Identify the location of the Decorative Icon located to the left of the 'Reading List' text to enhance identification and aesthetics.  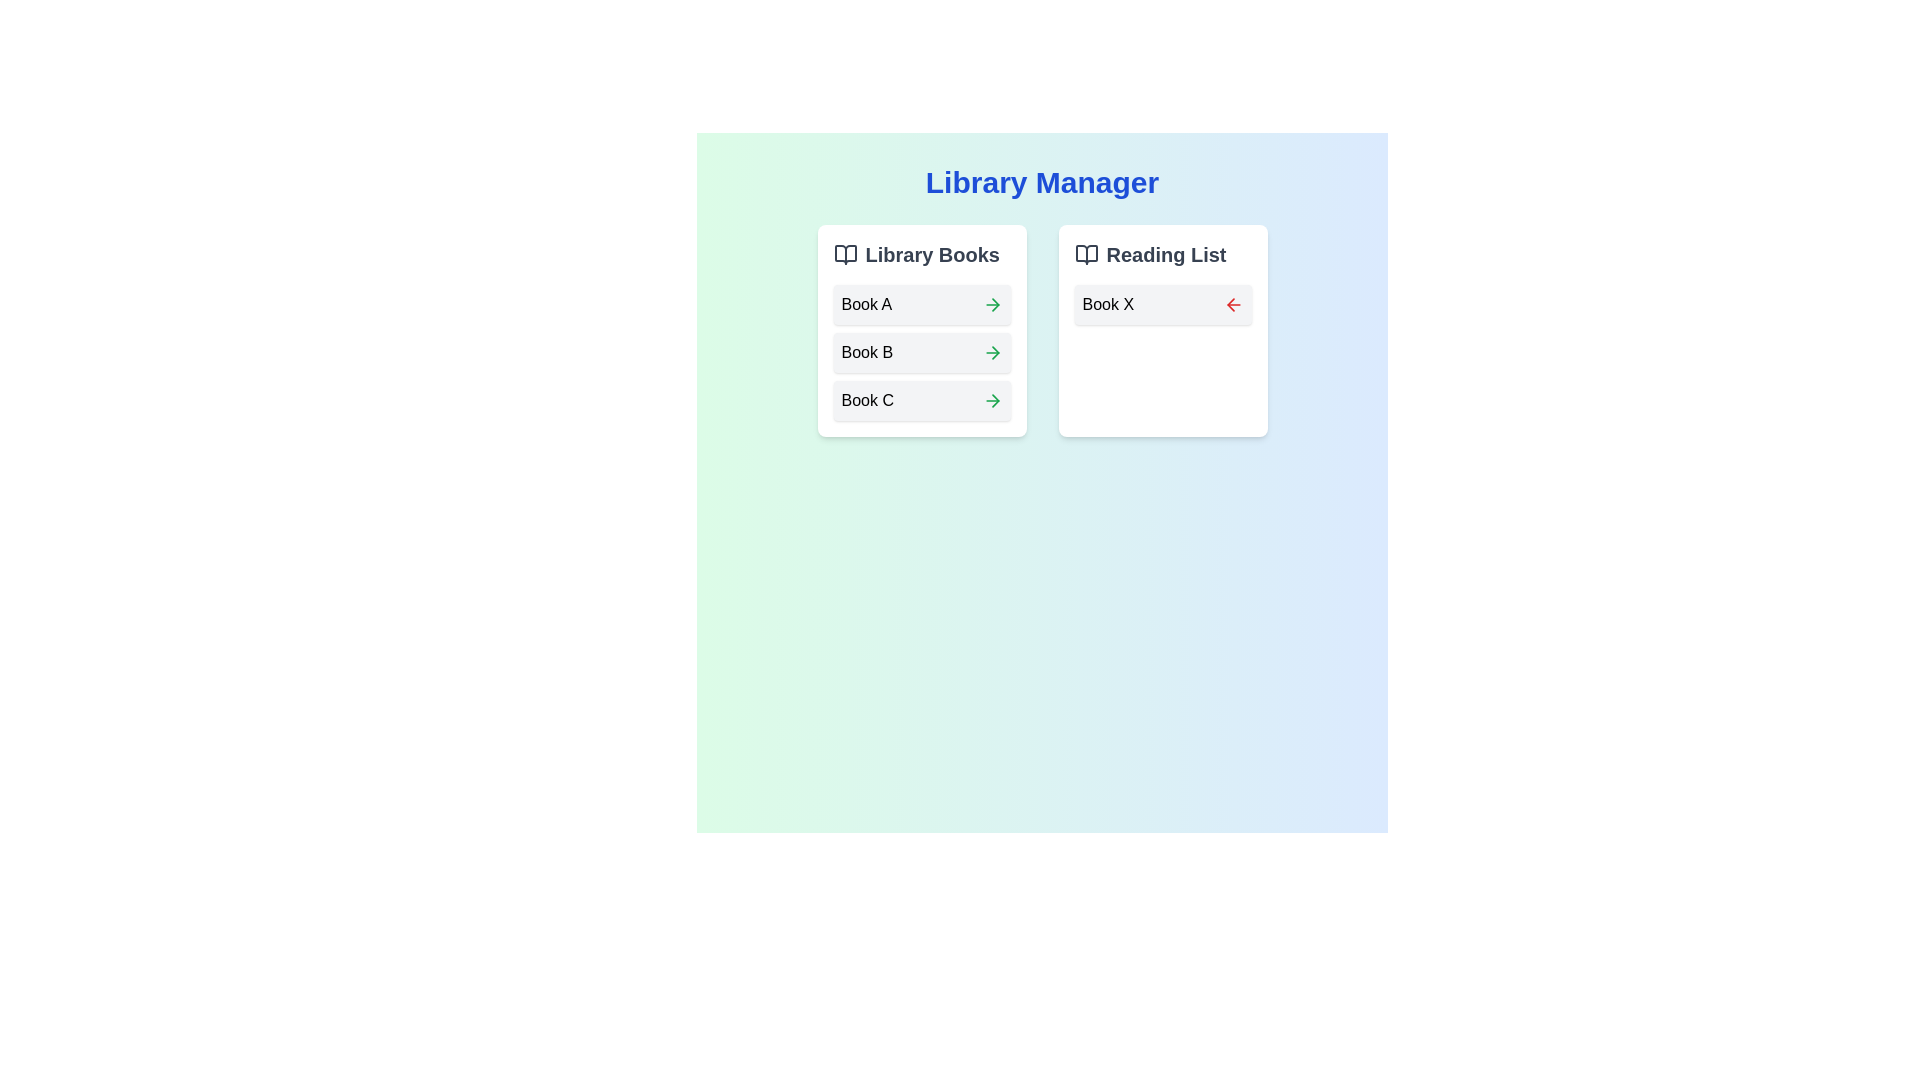
(1085, 253).